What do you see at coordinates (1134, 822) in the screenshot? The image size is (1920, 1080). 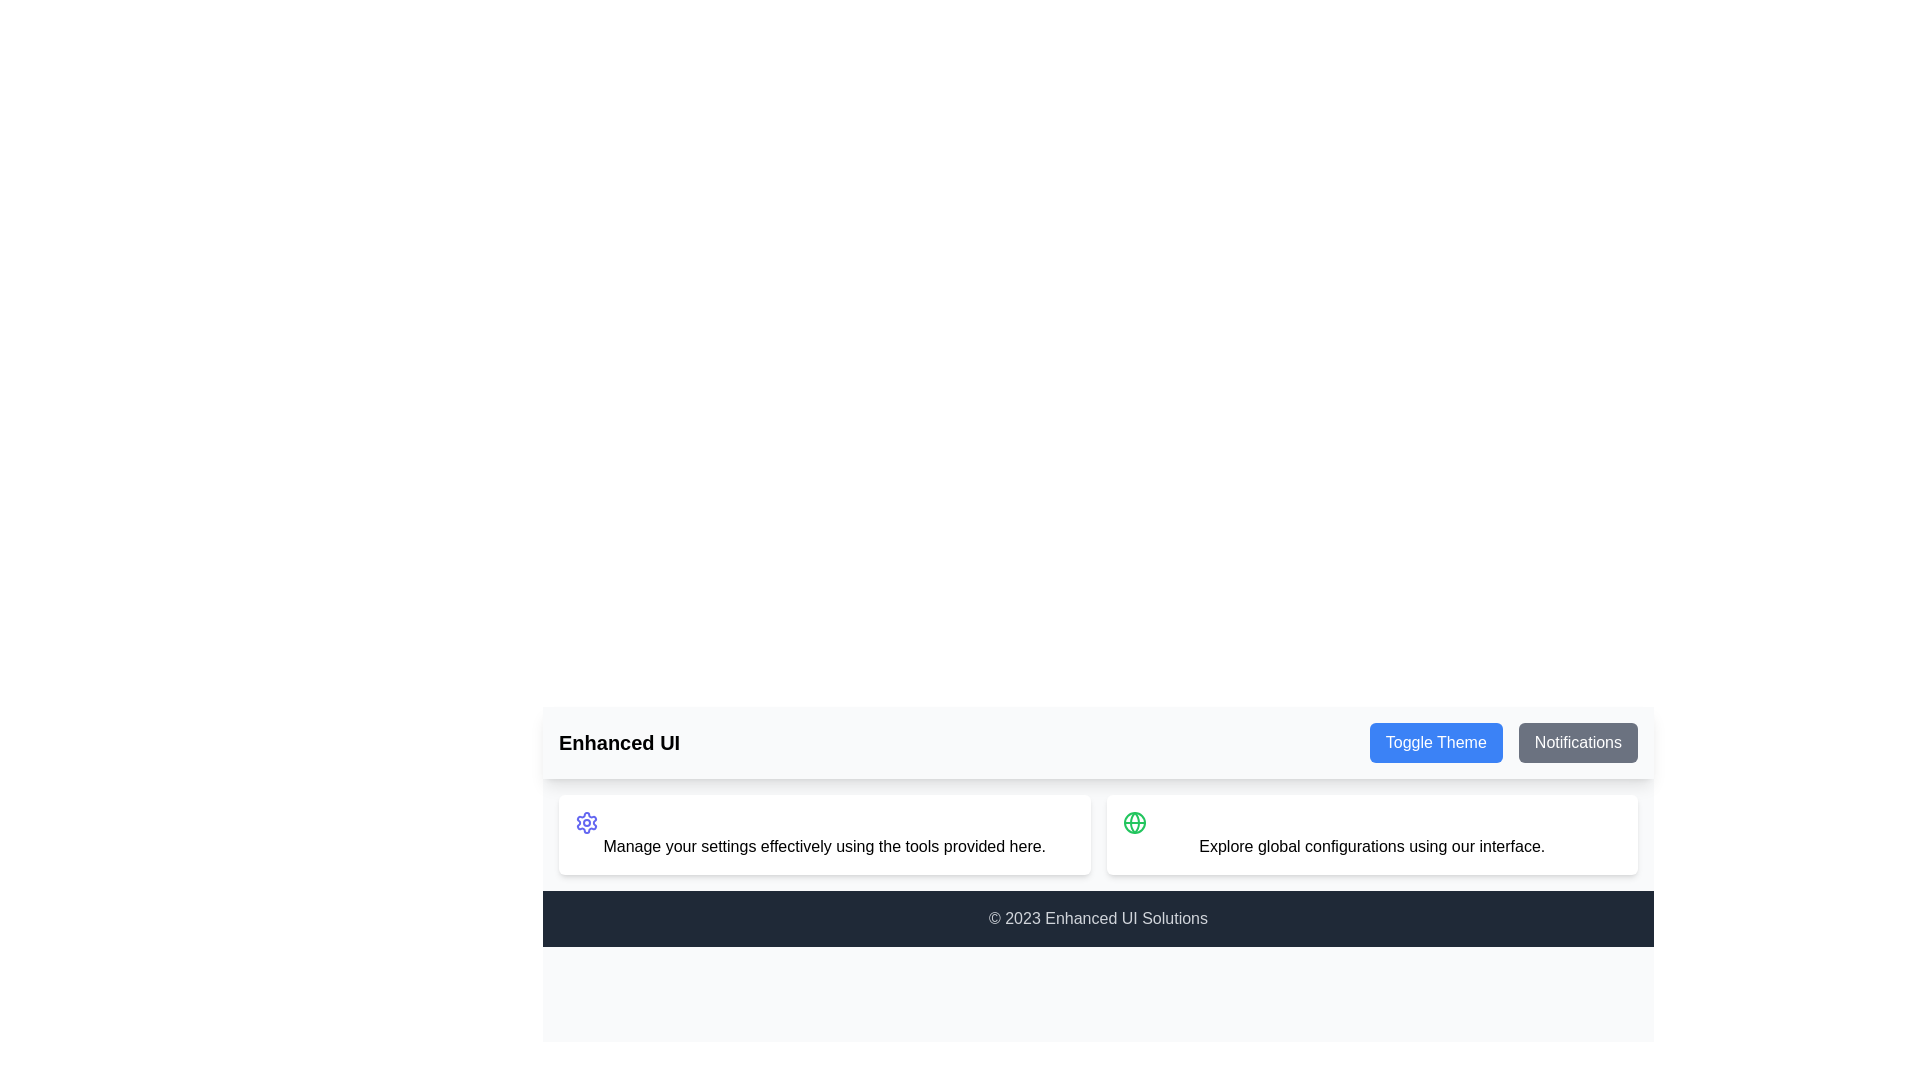 I see `the central circle of the green globe icon, which represents global settings or accessibility, located to the left of the text label` at bounding box center [1134, 822].